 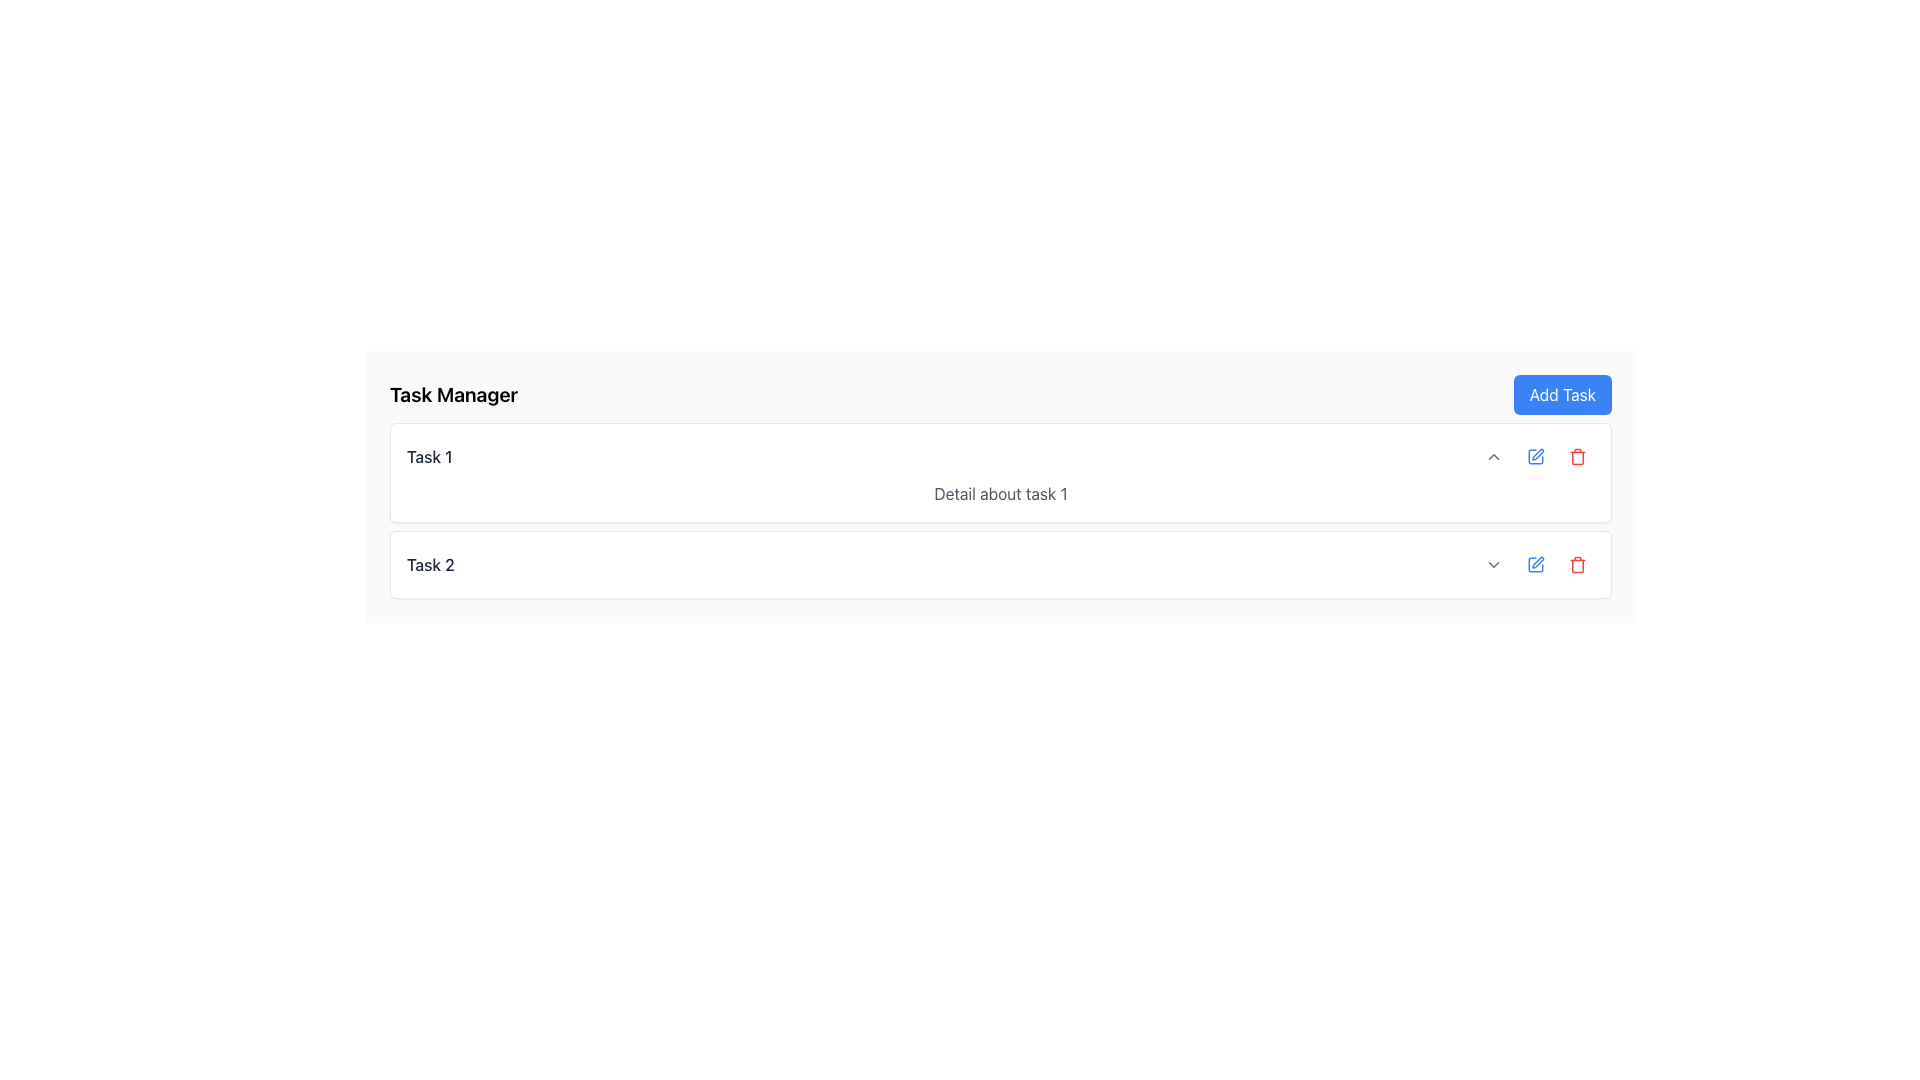 What do you see at coordinates (1537, 562) in the screenshot?
I see `the miniature 'pencil' icon in the action section of the second task in the task list` at bounding box center [1537, 562].